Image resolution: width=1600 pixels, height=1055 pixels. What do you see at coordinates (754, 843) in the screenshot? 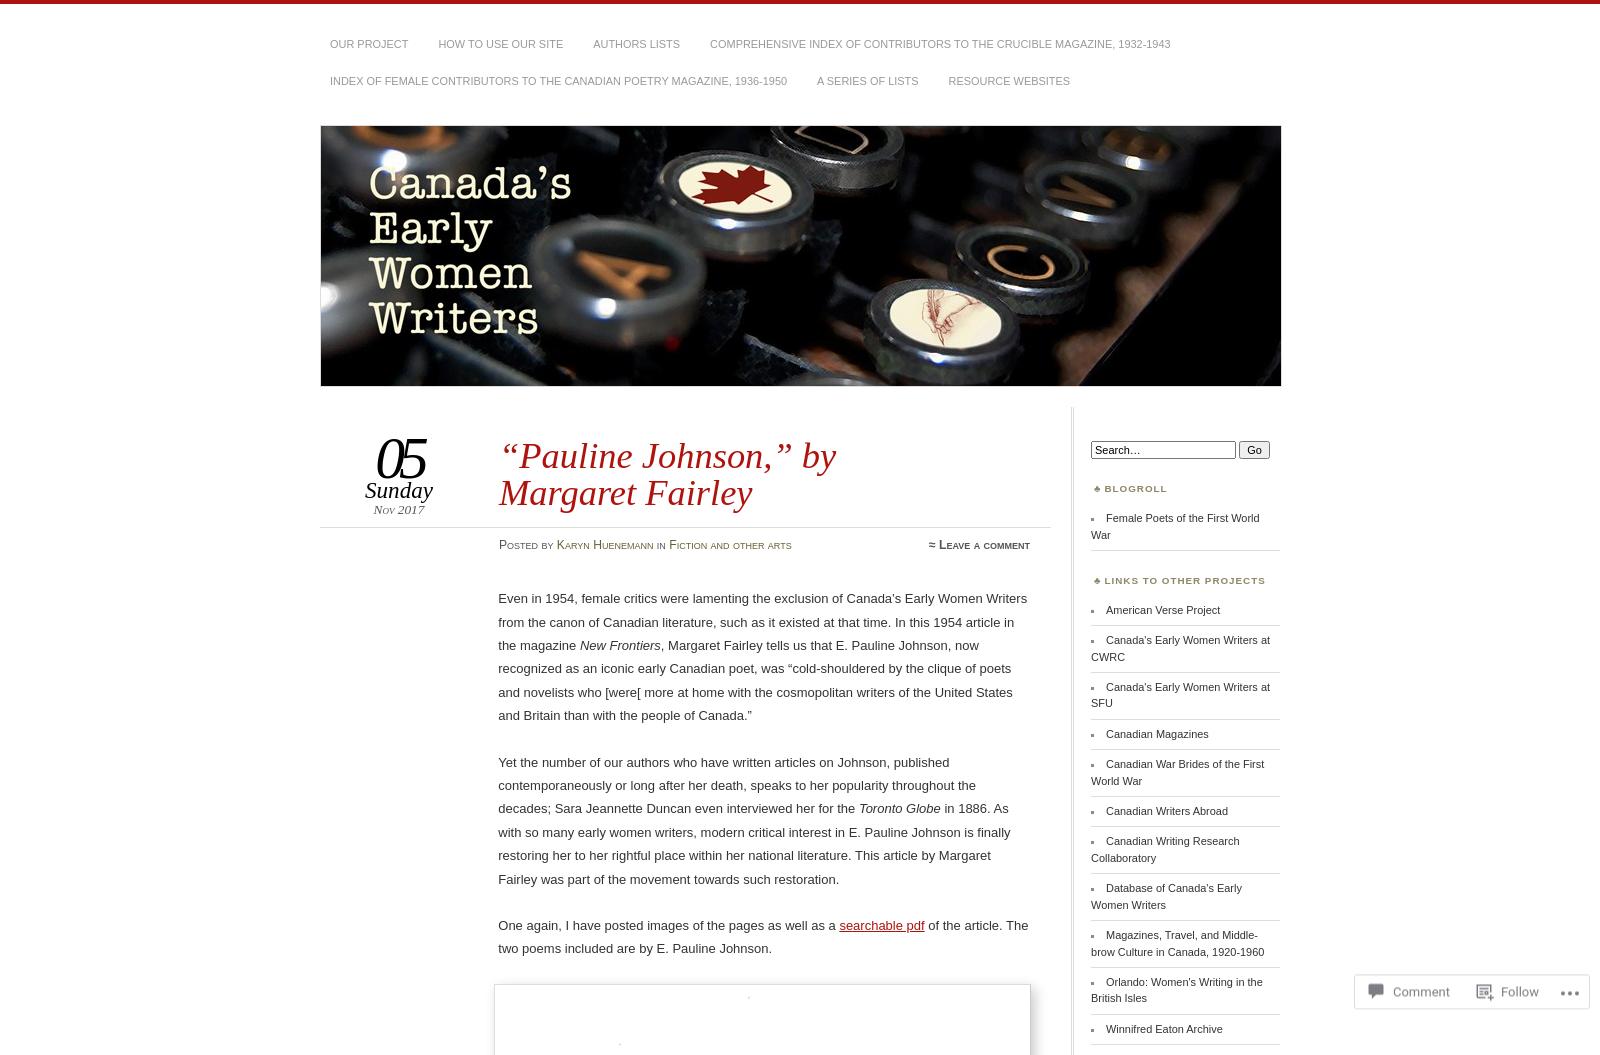
I see `'in 1886. As with so many early women writers, modern critical interest in E. Pauline Johnson is finally restoring her to her rightful place within her national literature. This article by Margaret Fairley was part of the movement towards such restoration.'` at bounding box center [754, 843].